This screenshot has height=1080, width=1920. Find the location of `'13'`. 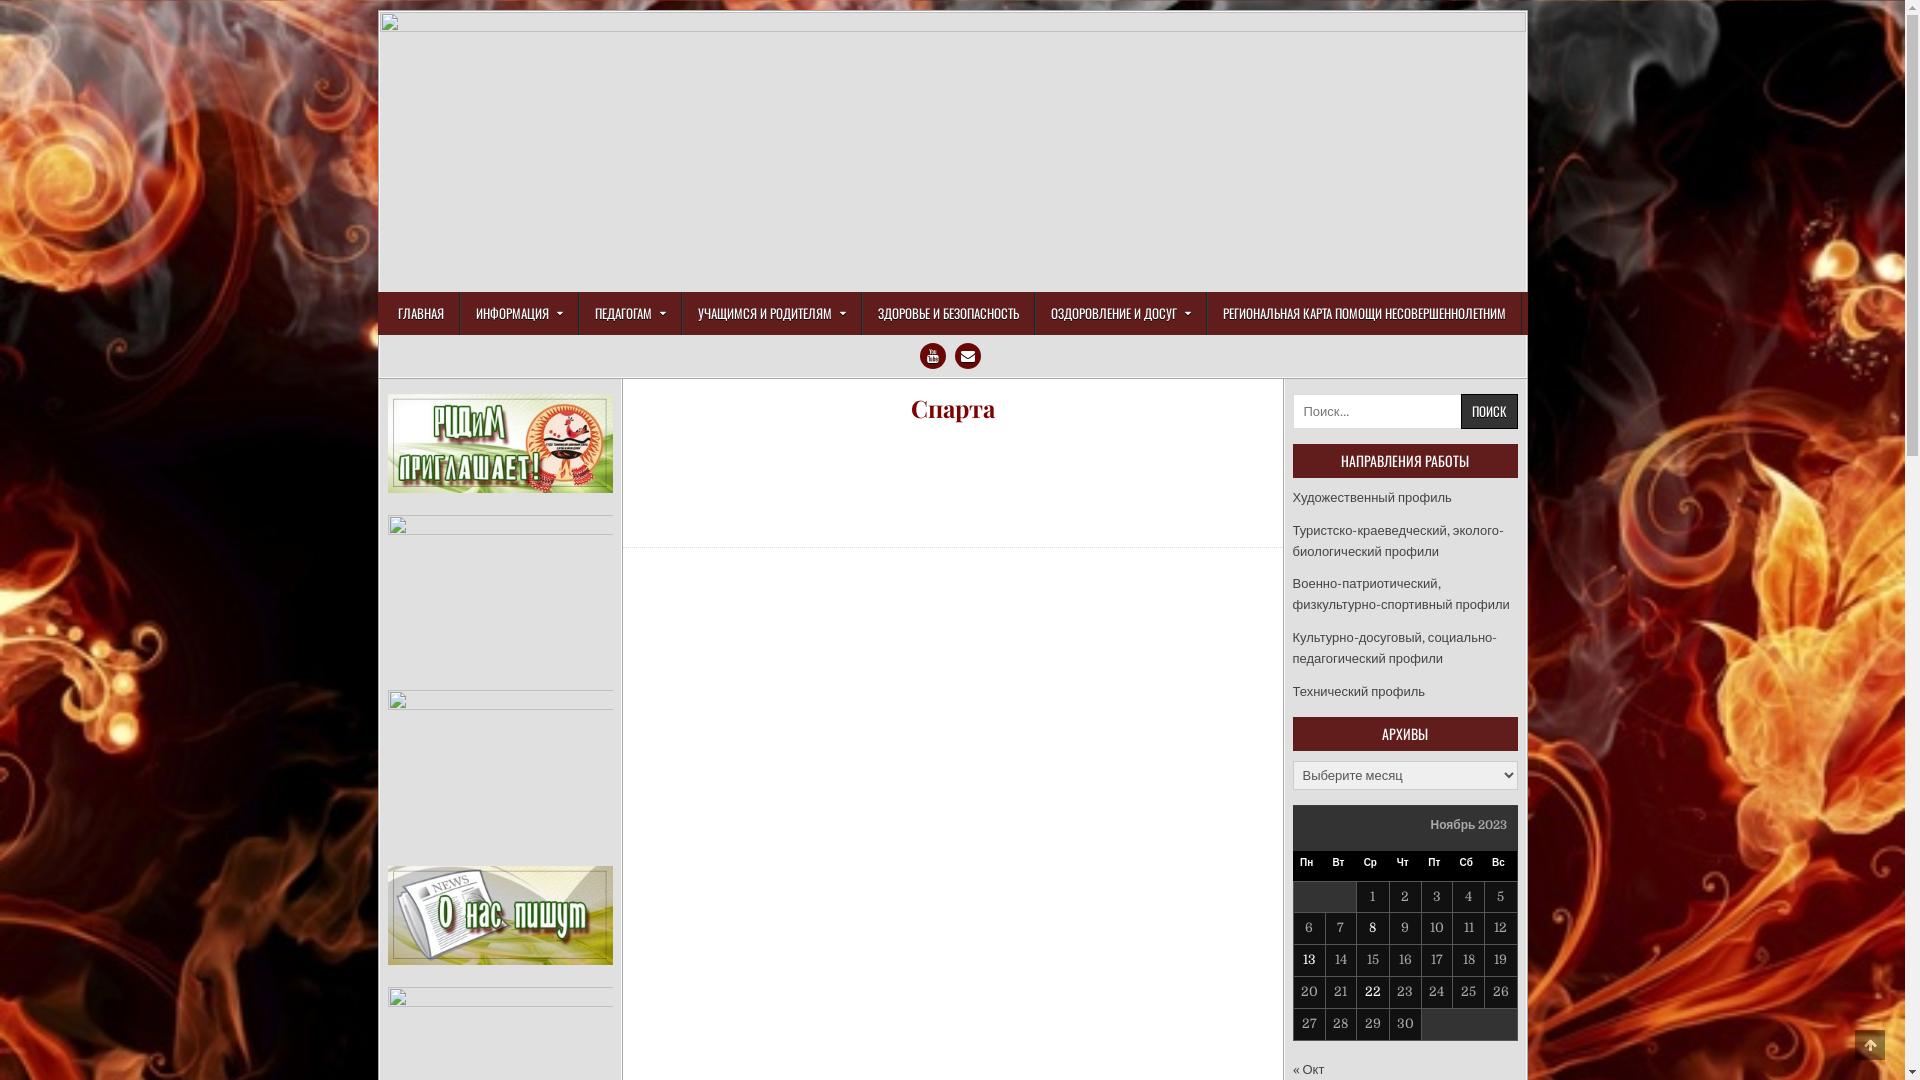

'13' is located at coordinates (1309, 958).